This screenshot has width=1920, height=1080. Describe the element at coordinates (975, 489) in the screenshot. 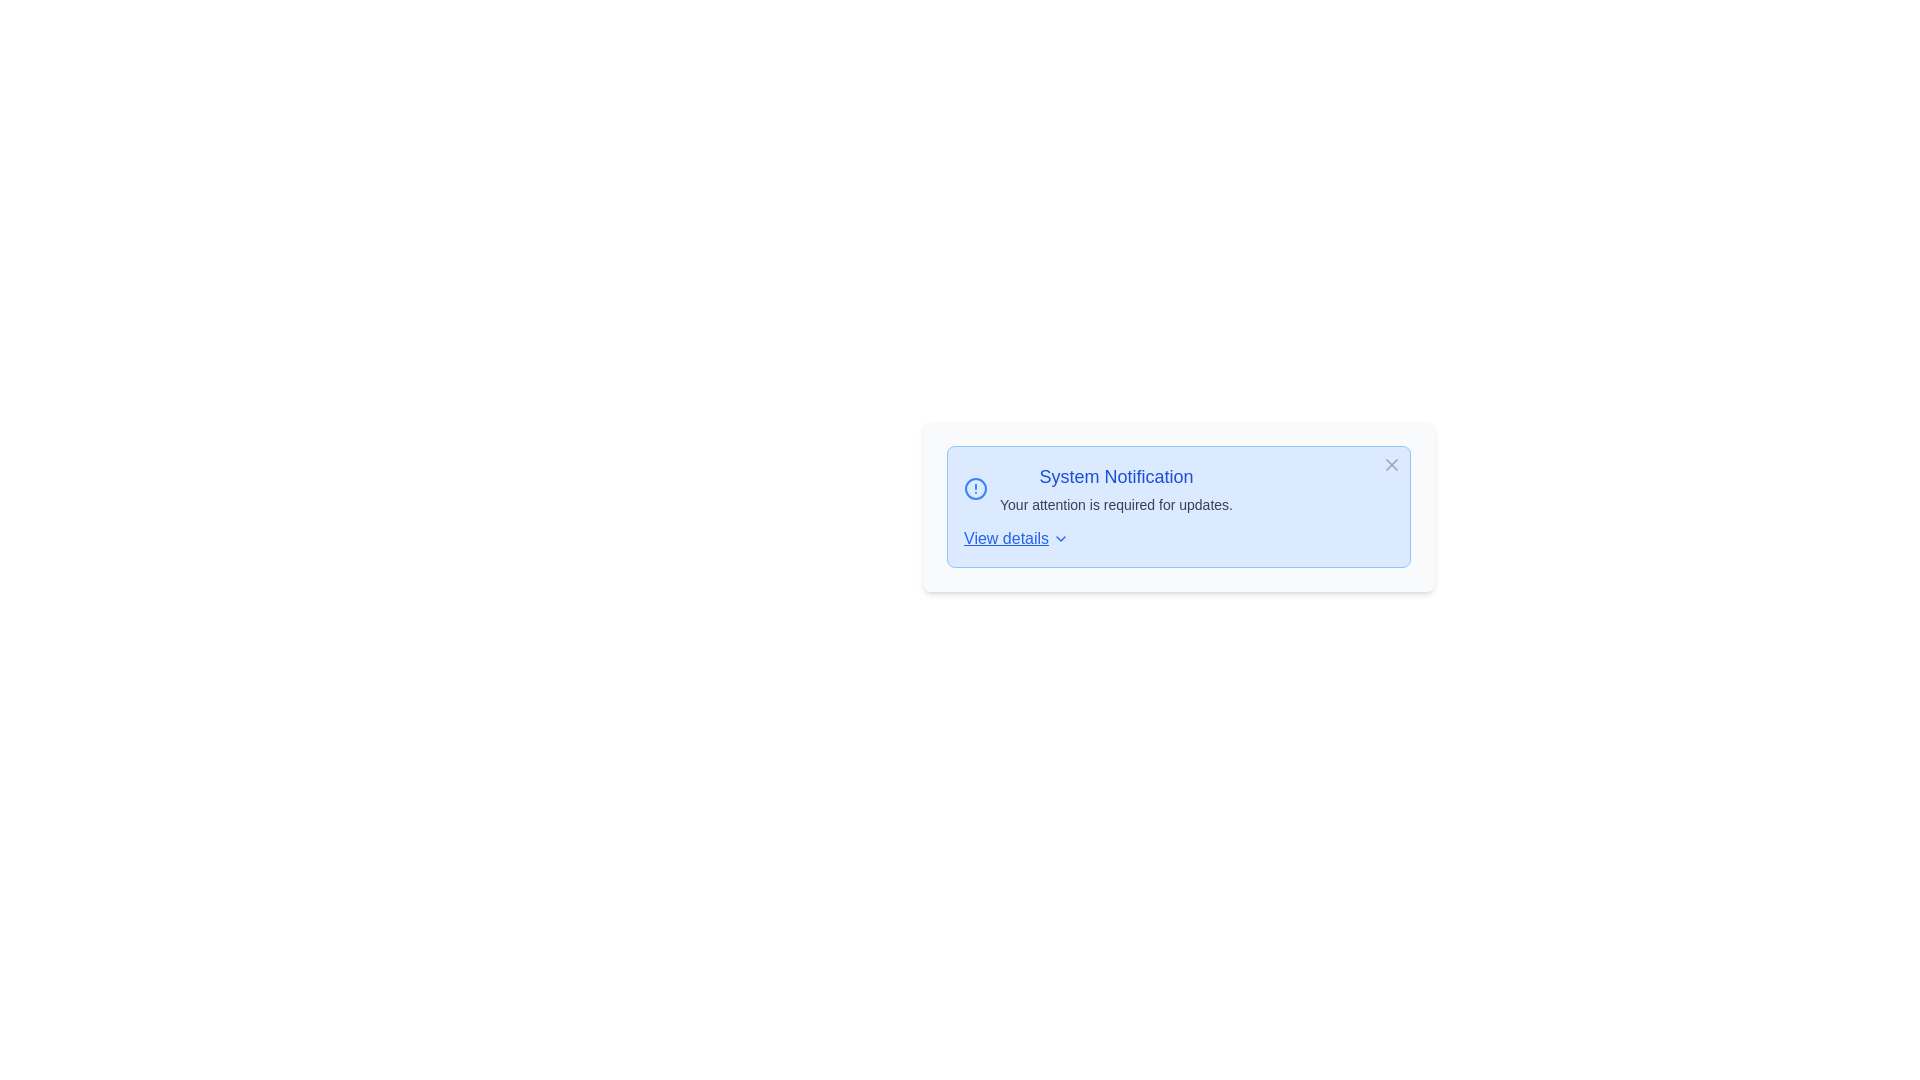

I see `the circular alert notification icon with a blue border and white interior located at the leftmost part of the 'System Notification' card` at that location.